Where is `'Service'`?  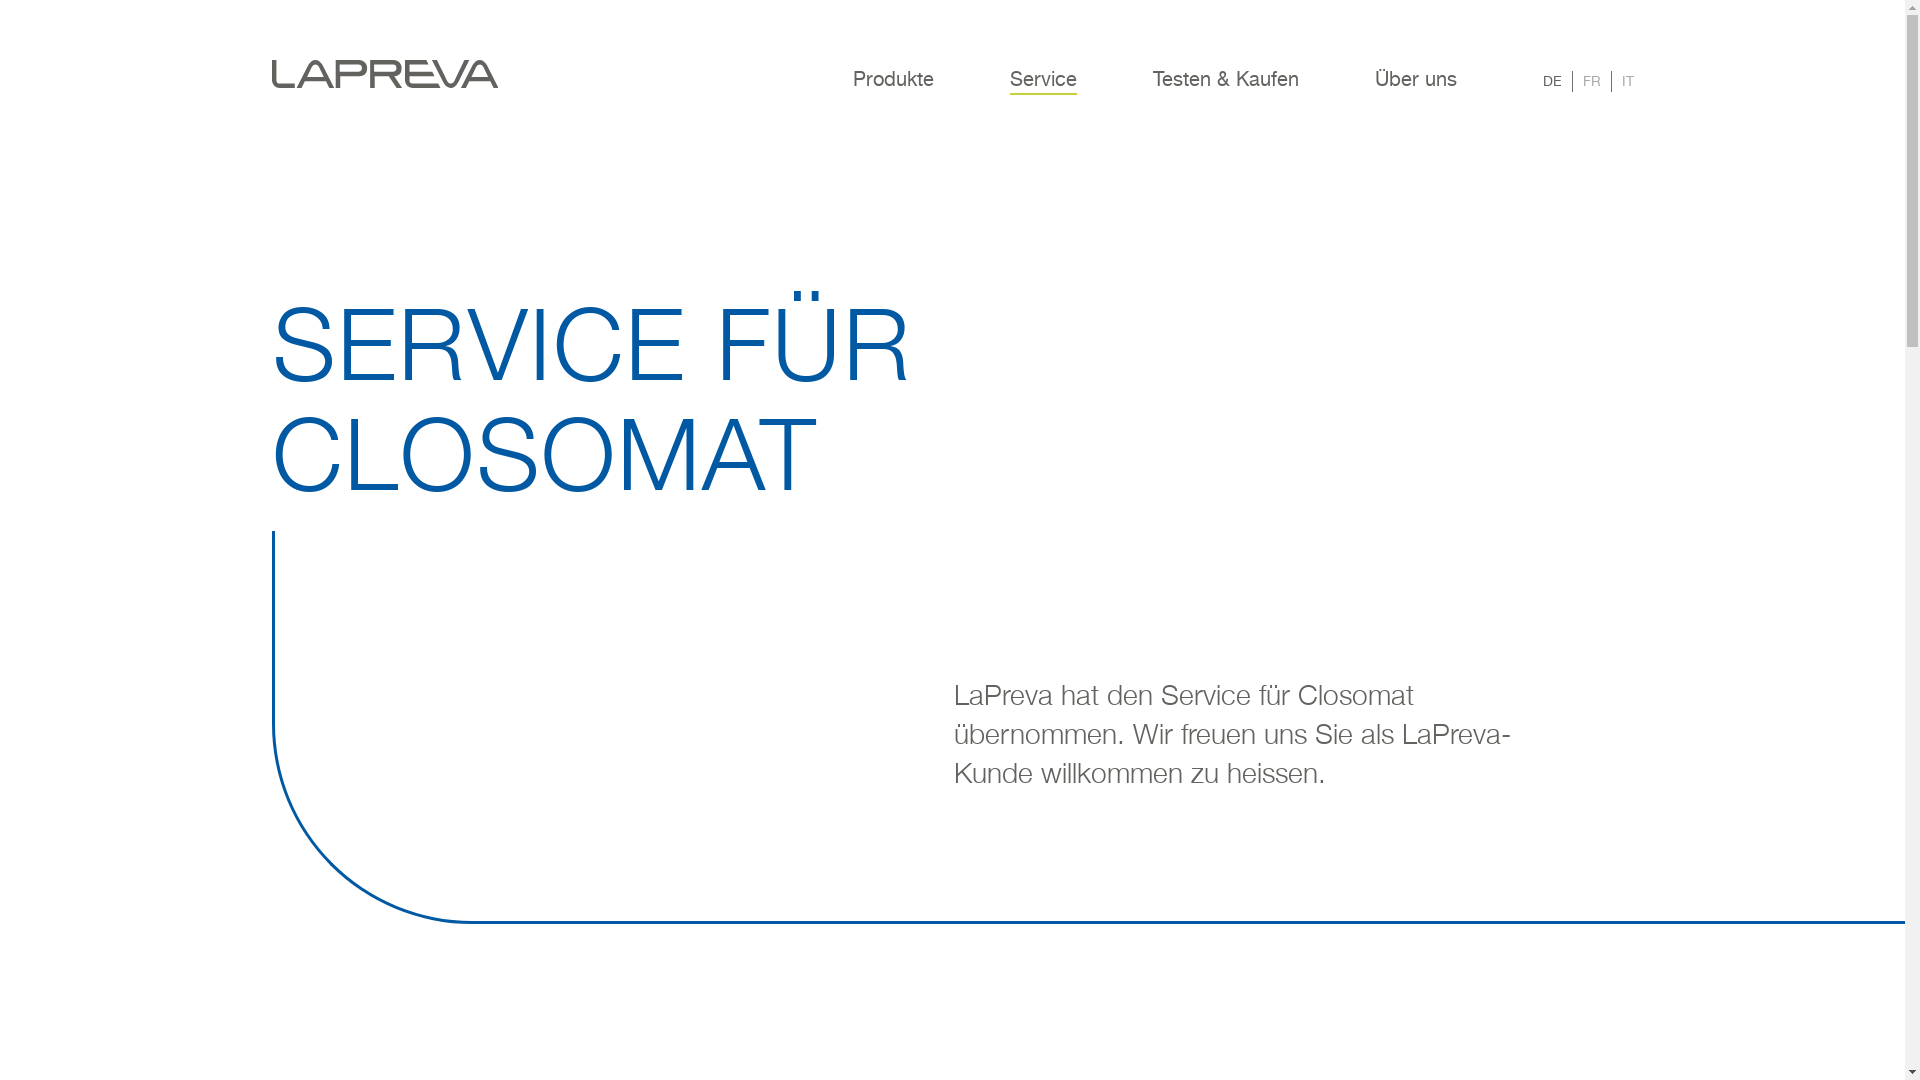 'Service' is located at coordinates (1042, 92).